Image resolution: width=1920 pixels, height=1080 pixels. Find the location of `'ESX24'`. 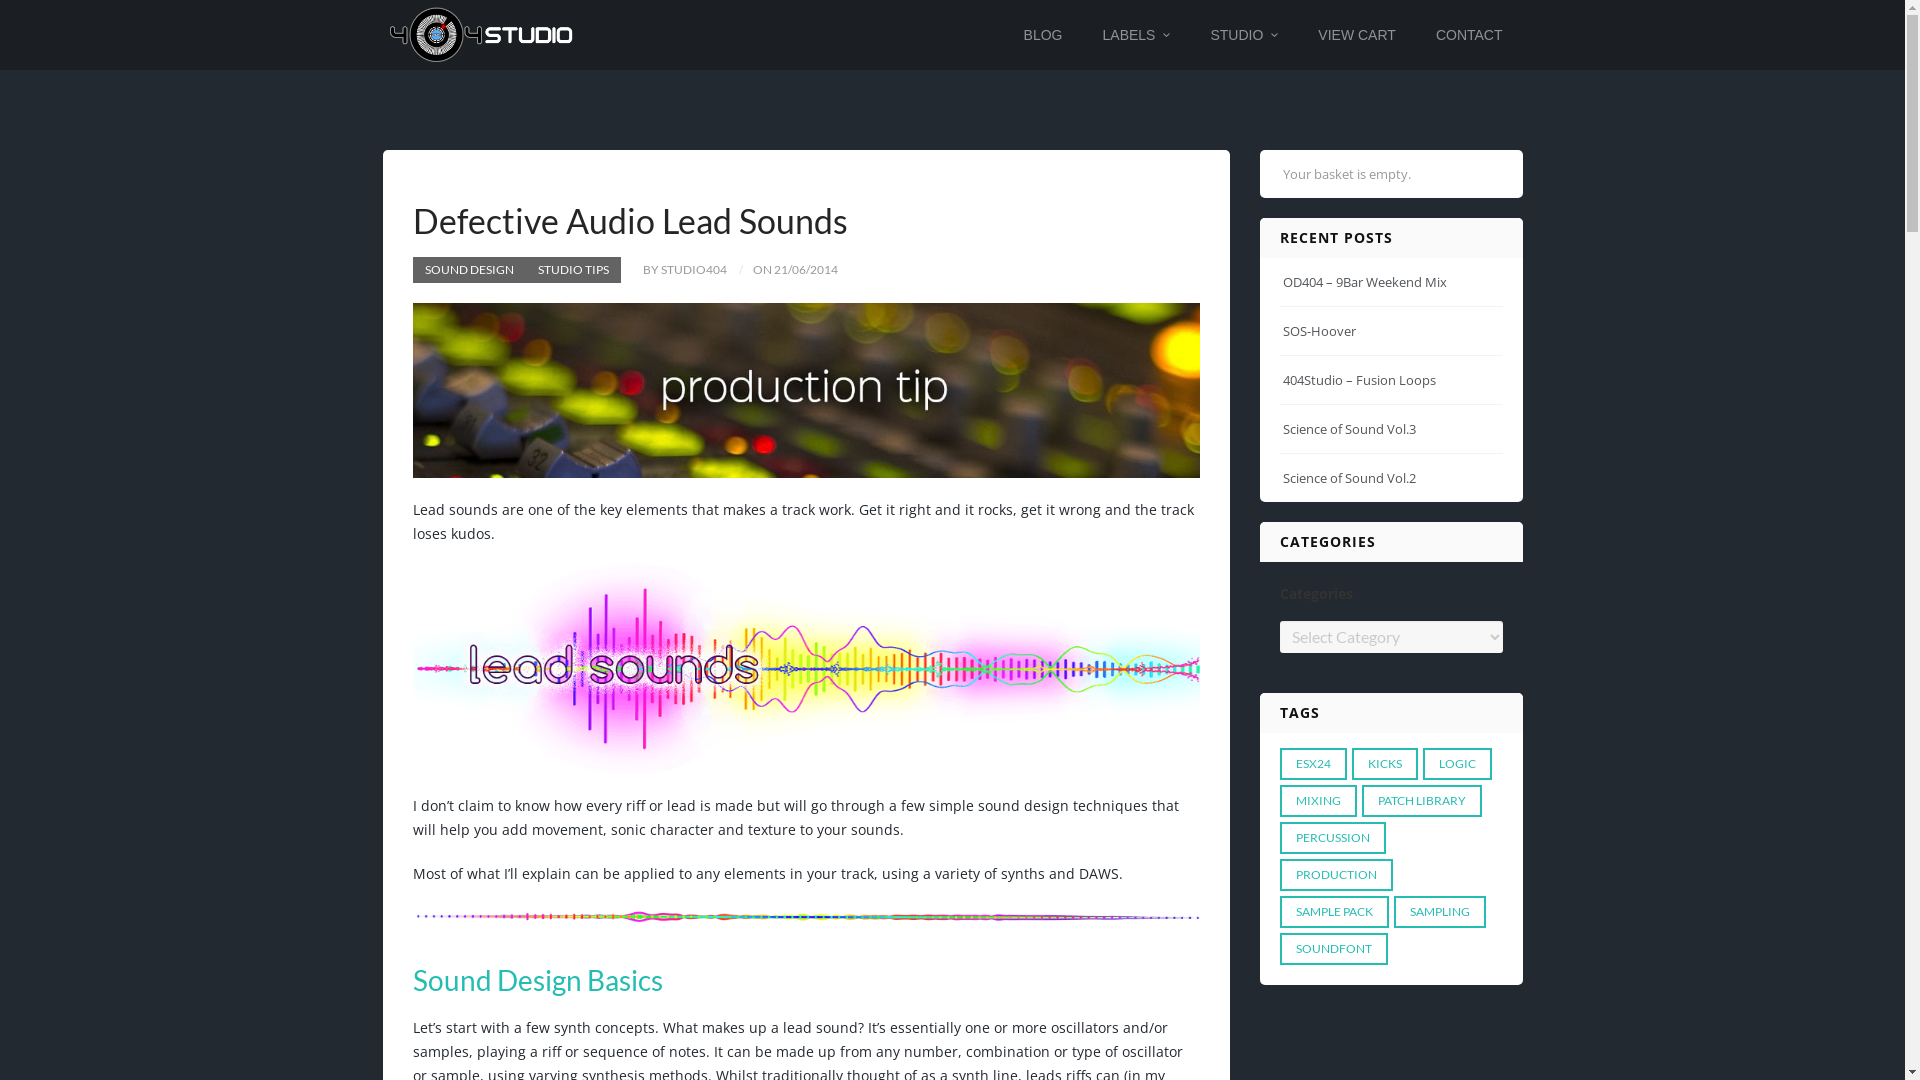

'ESX24' is located at coordinates (1280, 763).